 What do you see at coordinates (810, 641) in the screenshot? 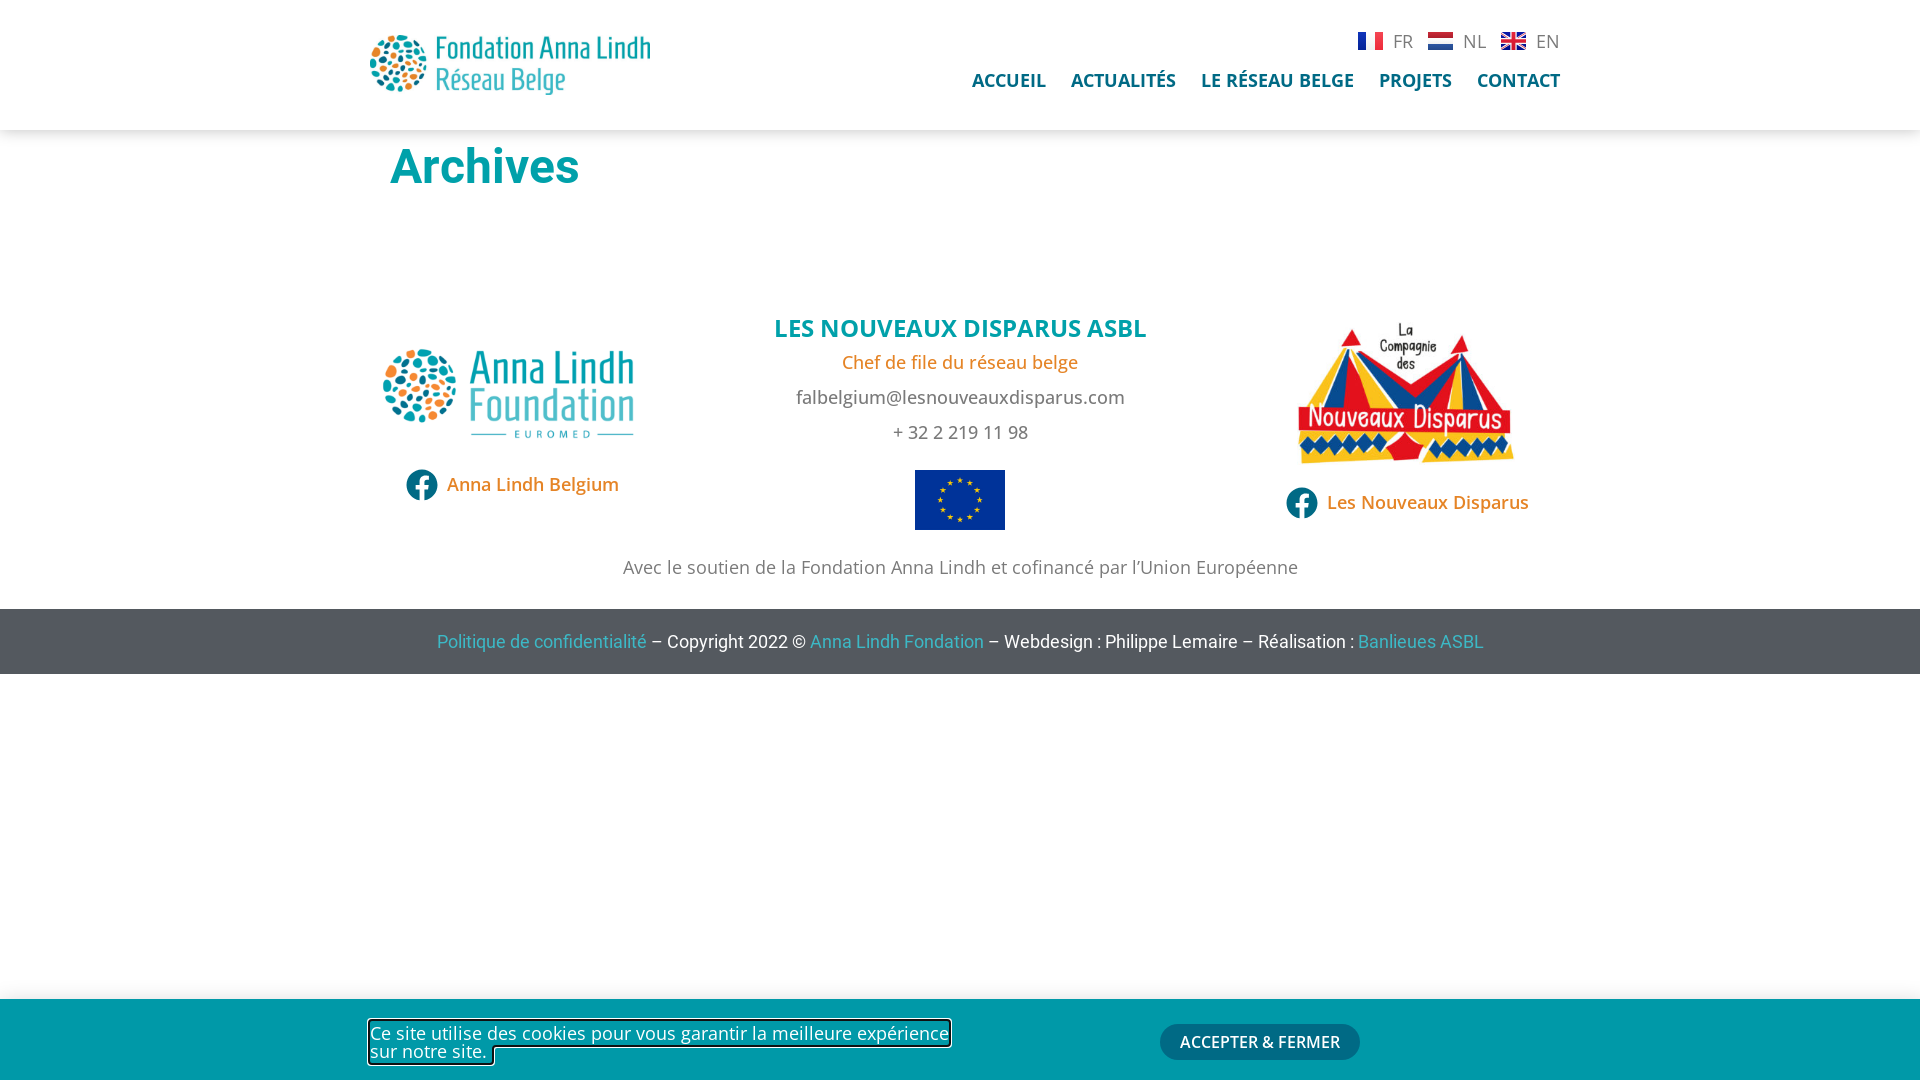
I see `'Anna Lindh Fondation'` at bounding box center [810, 641].